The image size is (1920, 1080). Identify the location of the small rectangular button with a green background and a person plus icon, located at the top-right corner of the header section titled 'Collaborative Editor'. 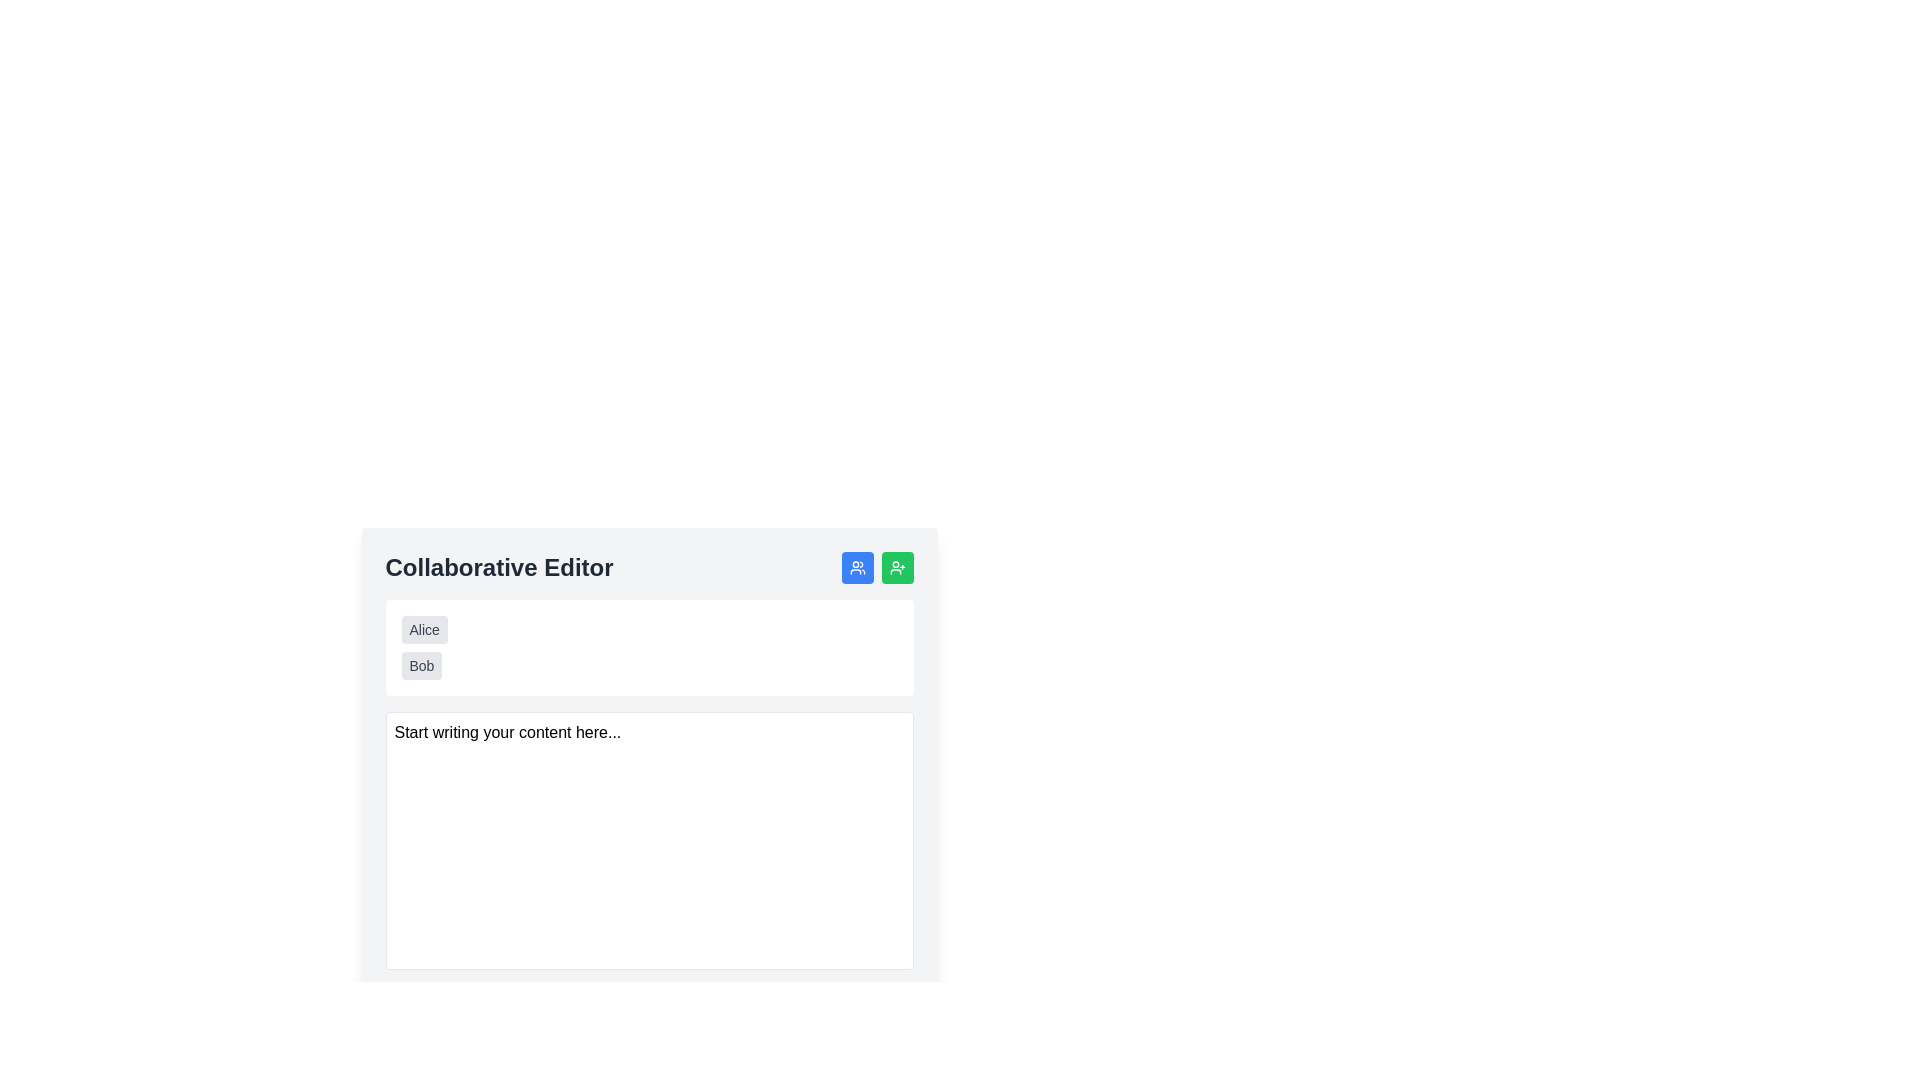
(877, 567).